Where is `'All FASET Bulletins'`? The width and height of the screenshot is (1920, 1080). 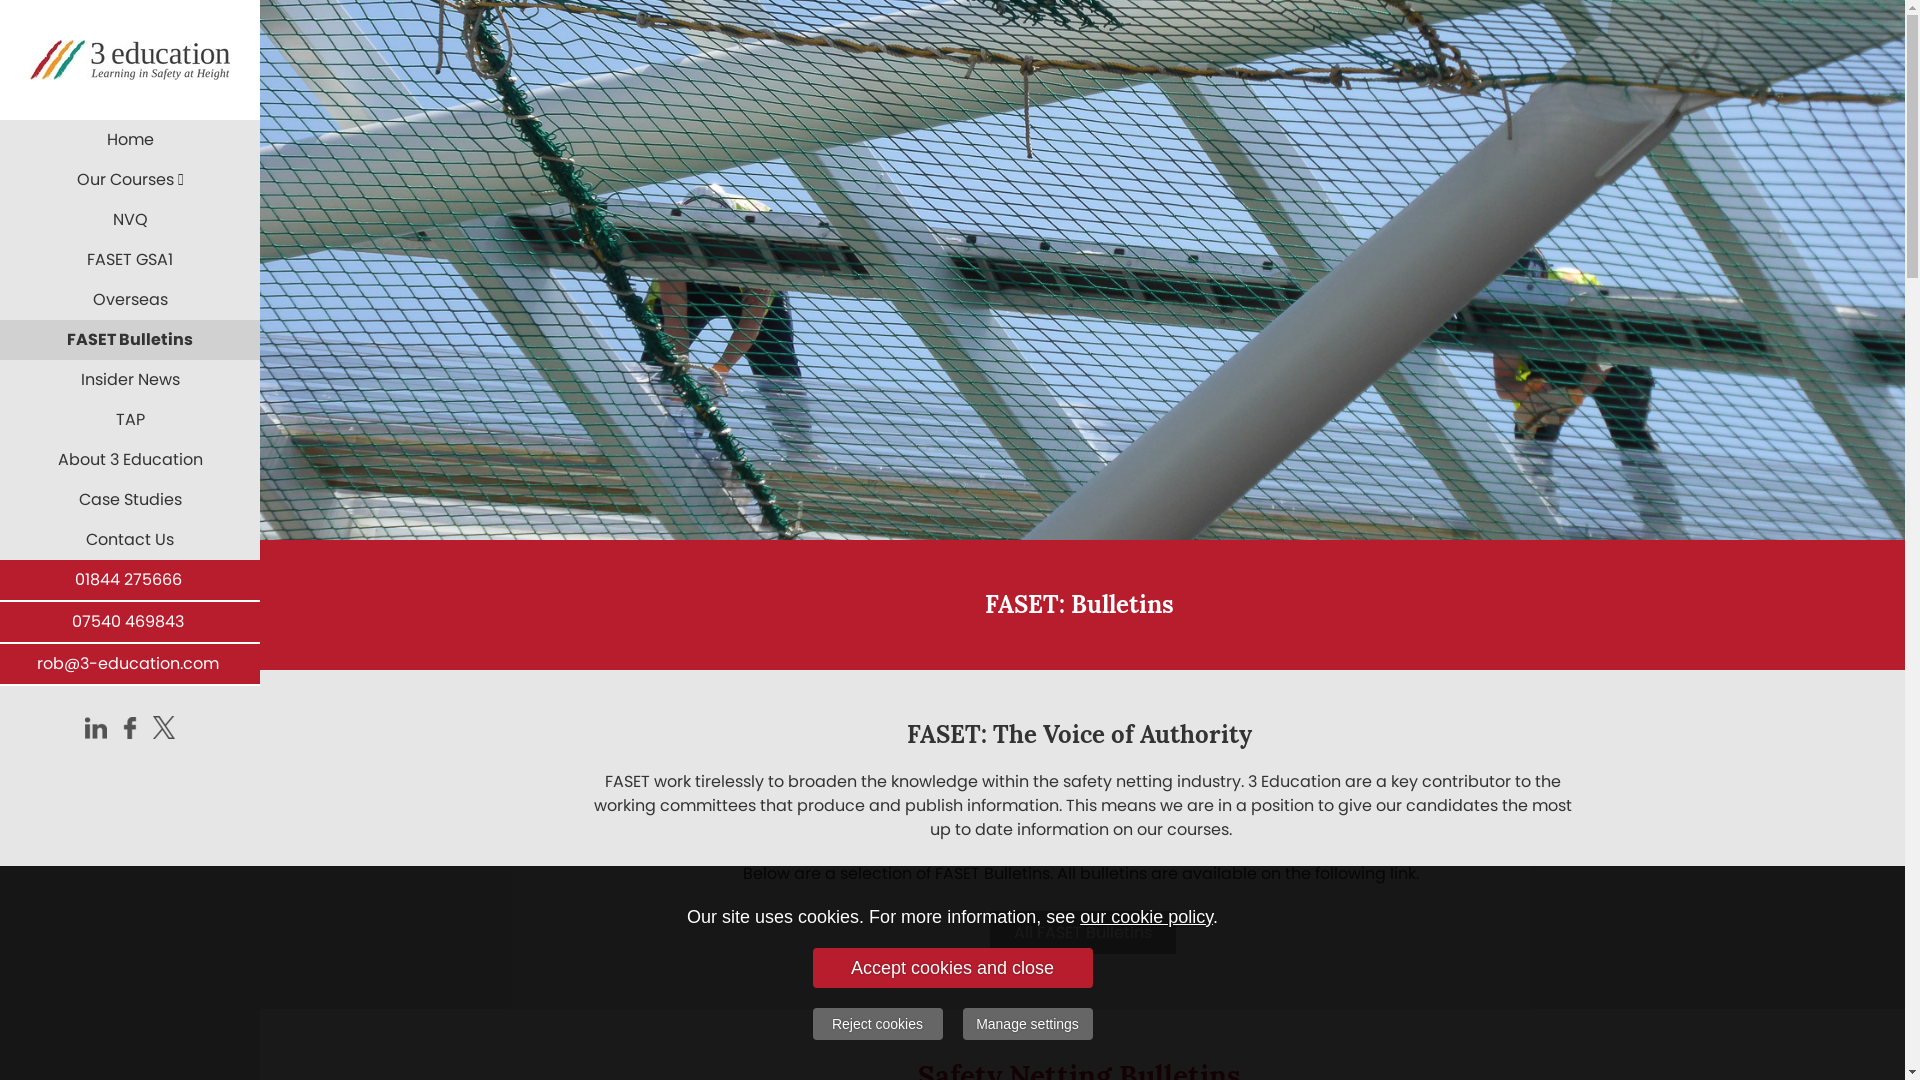 'All FASET Bulletins' is located at coordinates (989, 932).